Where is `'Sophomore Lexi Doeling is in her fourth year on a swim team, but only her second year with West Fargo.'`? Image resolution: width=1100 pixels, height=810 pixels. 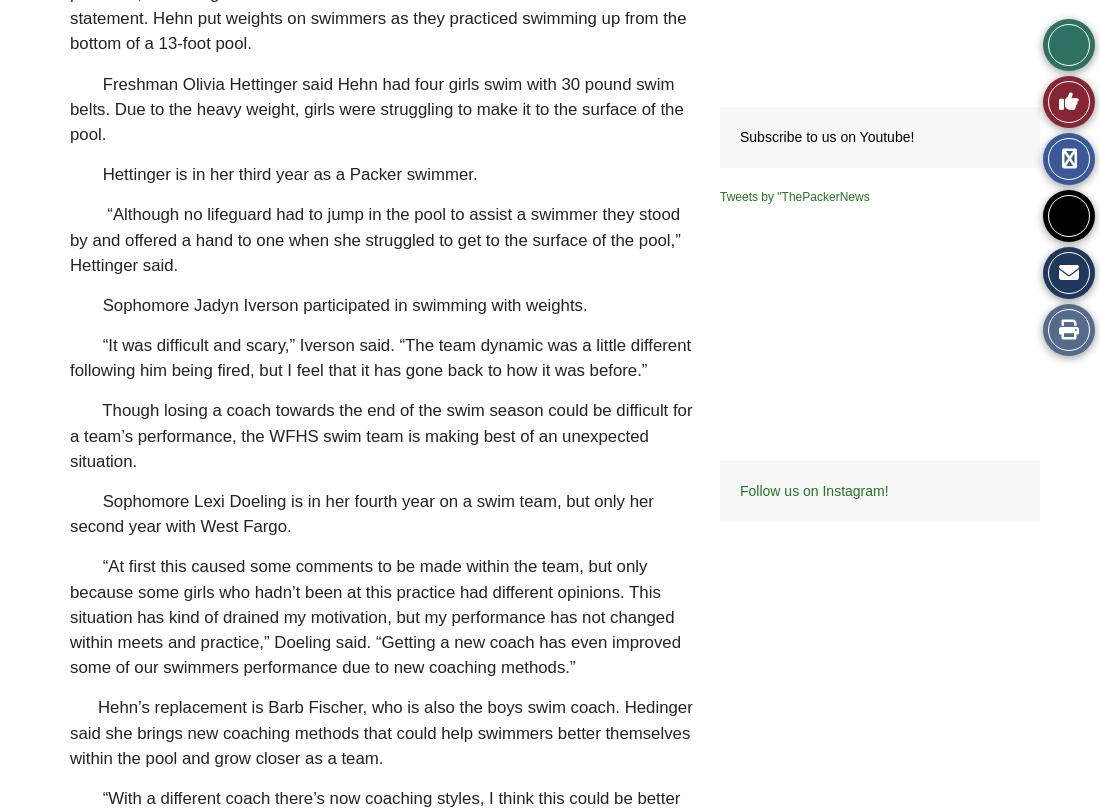
'Sophomore Lexi Doeling is in her fourth year on a swim team, but only her second year with West Fargo.' is located at coordinates (68, 514).